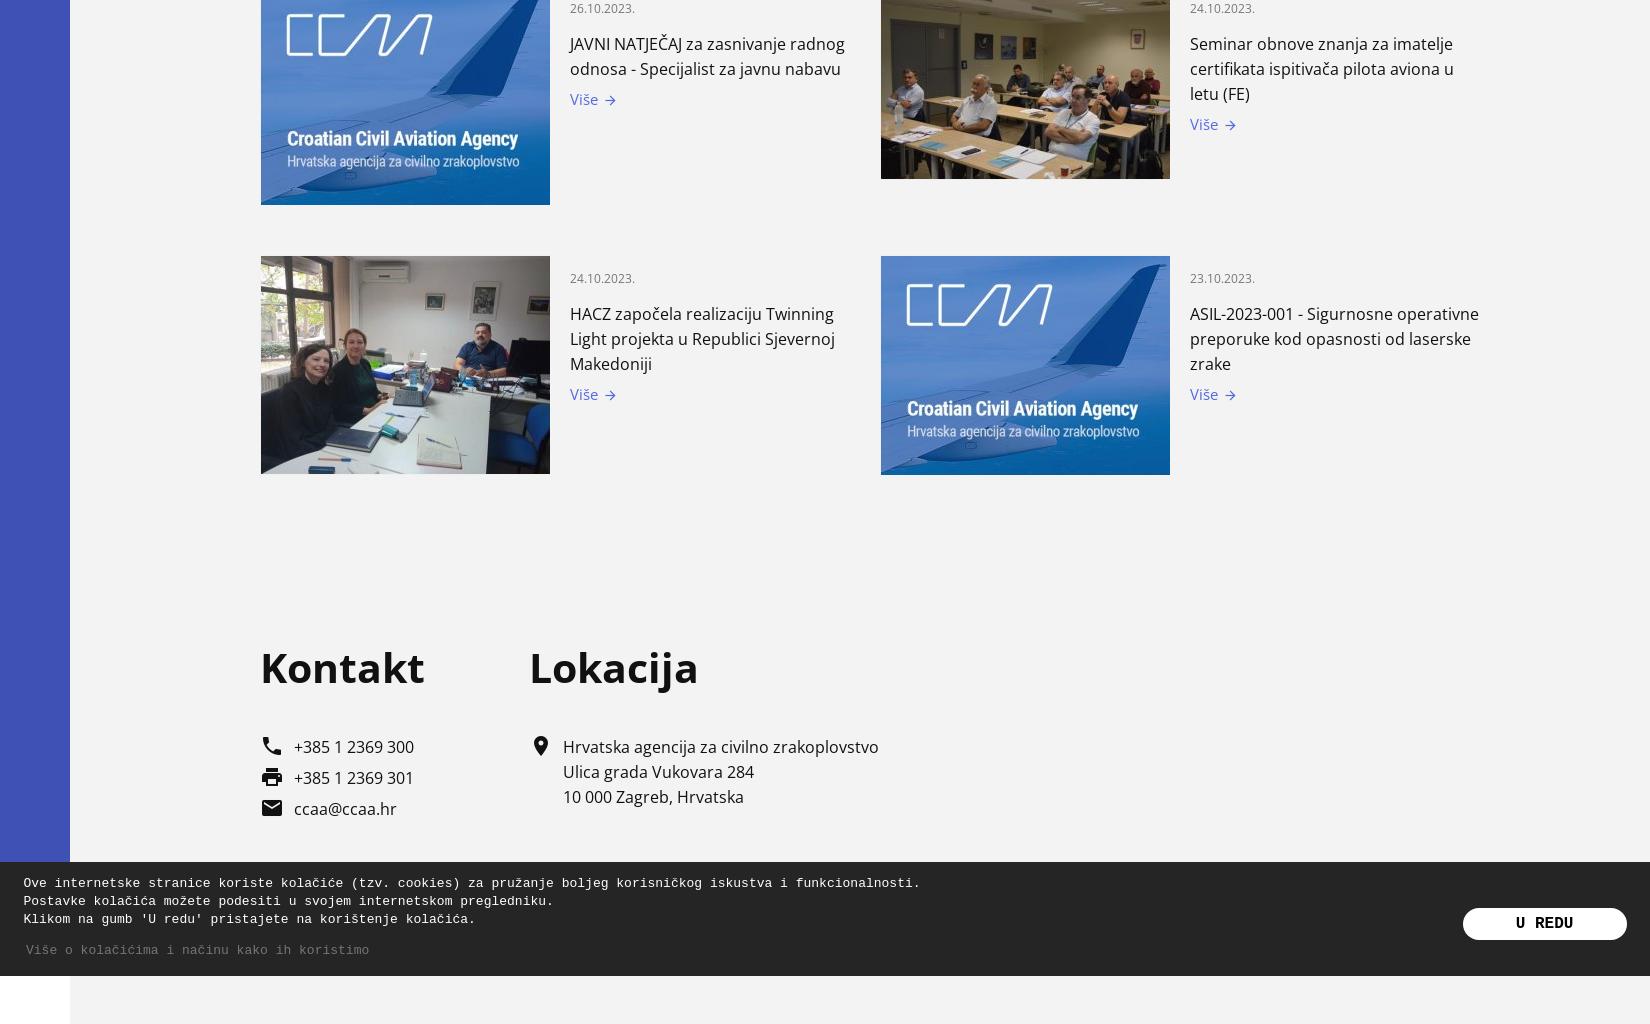 This screenshot has width=1650, height=1024. I want to click on '+385 1 2369 301', so click(353, 778).